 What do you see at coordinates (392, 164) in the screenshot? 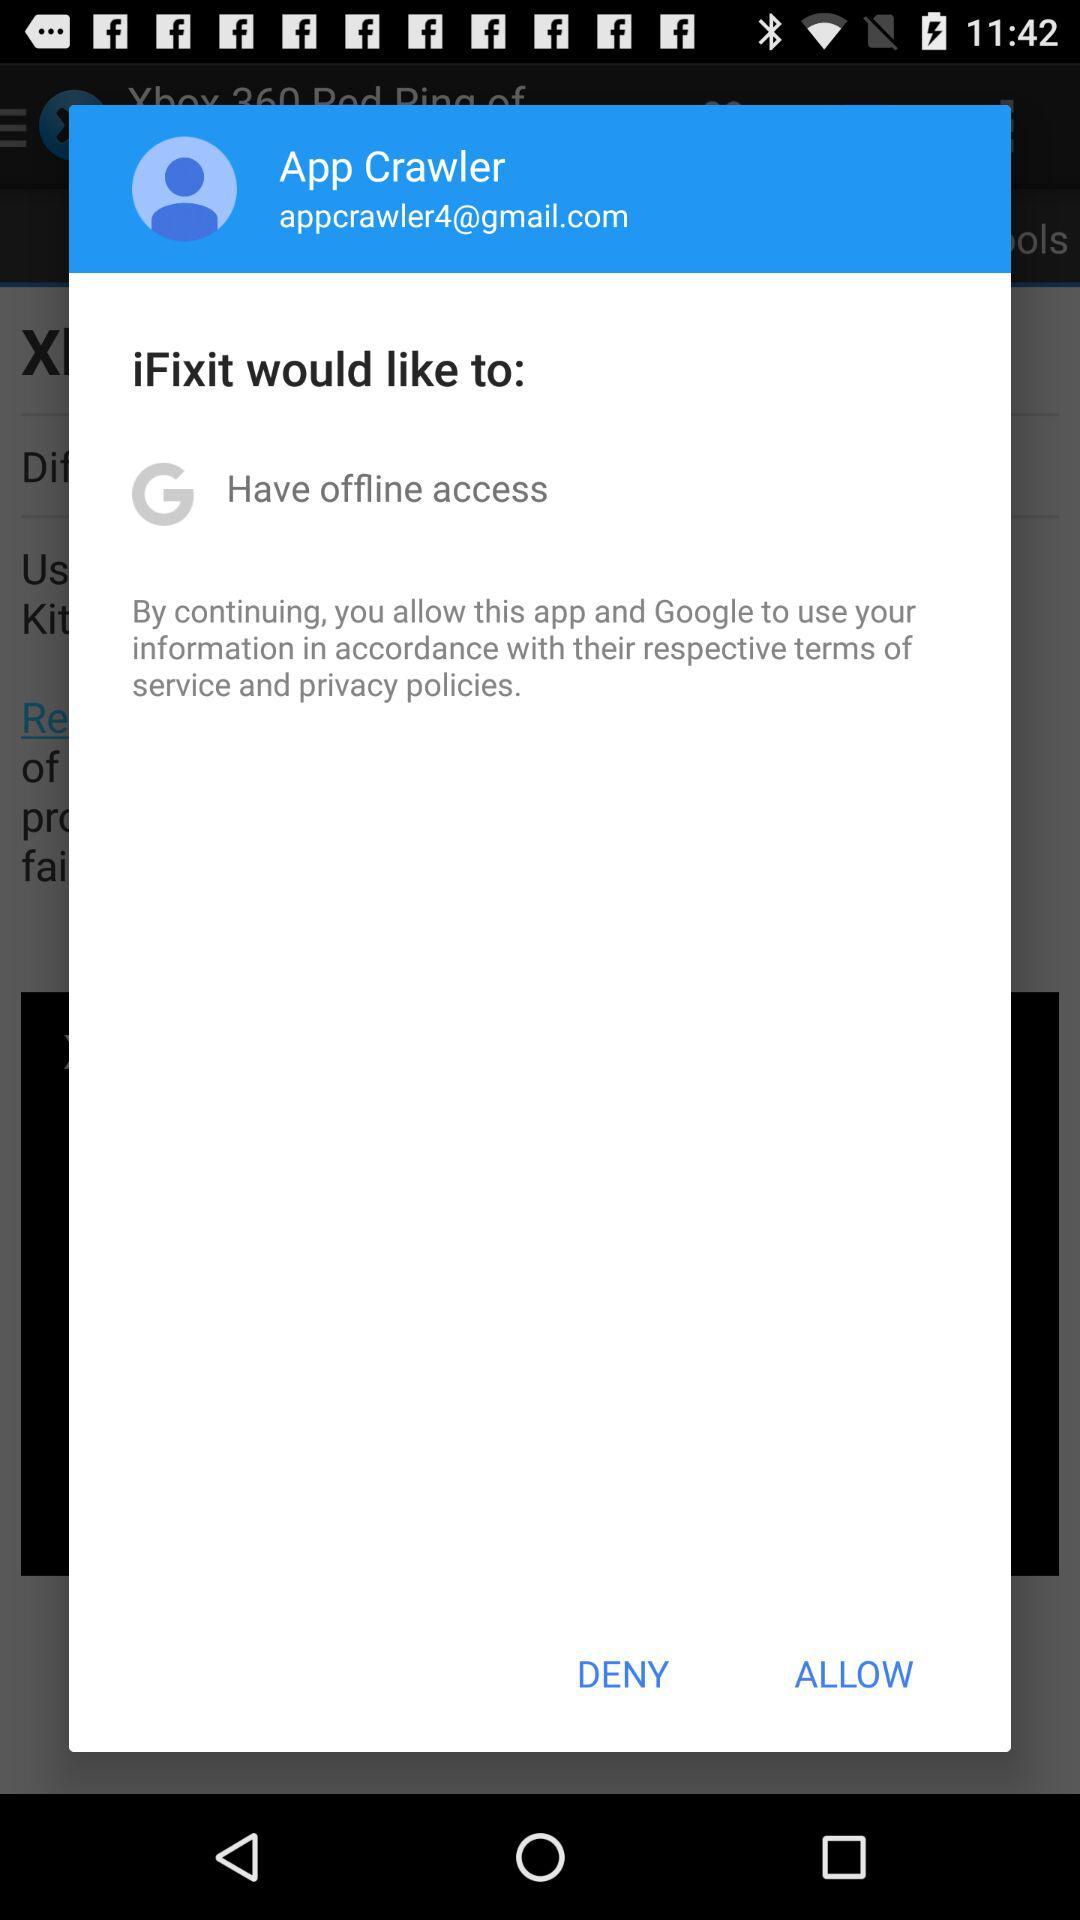
I see `icon above appcrawler4@gmail.com app` at bounding box center [392, 164].